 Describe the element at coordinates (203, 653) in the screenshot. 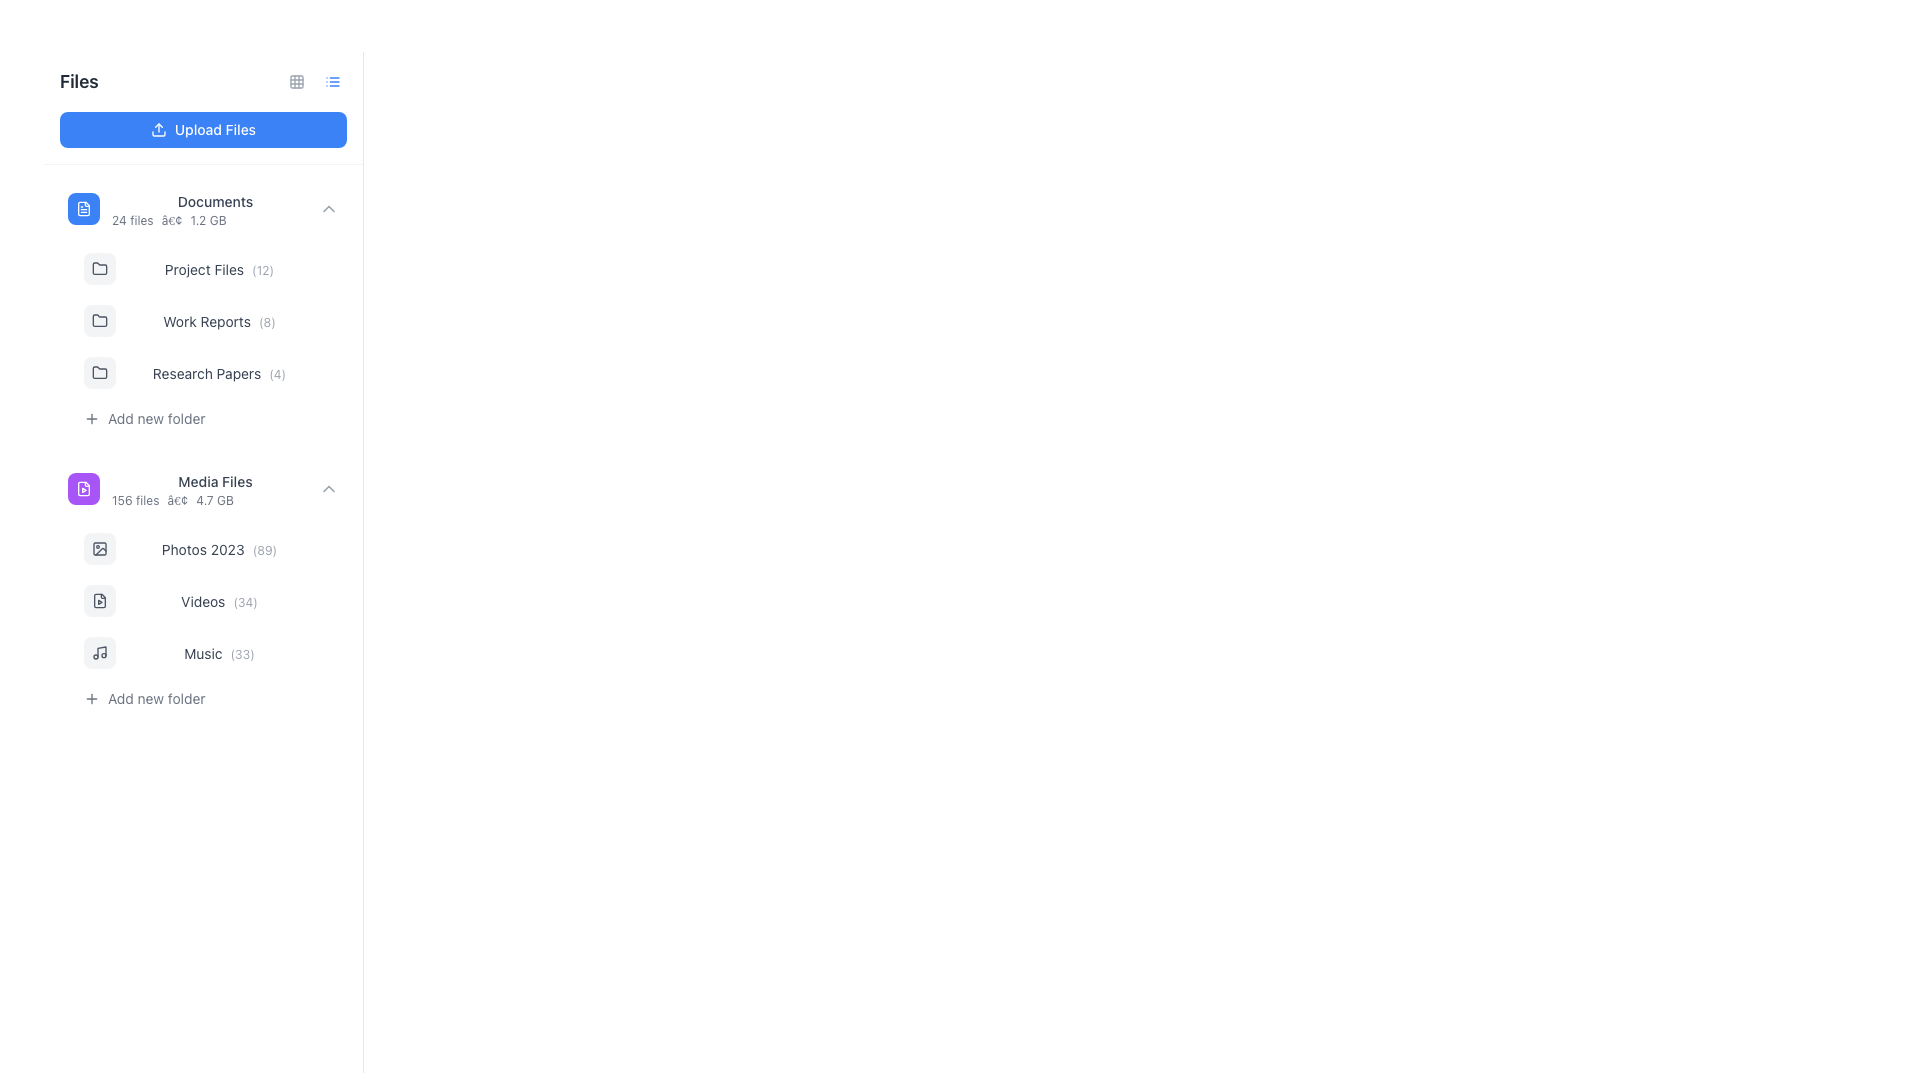

I see `the 'Music' text element` at that location.